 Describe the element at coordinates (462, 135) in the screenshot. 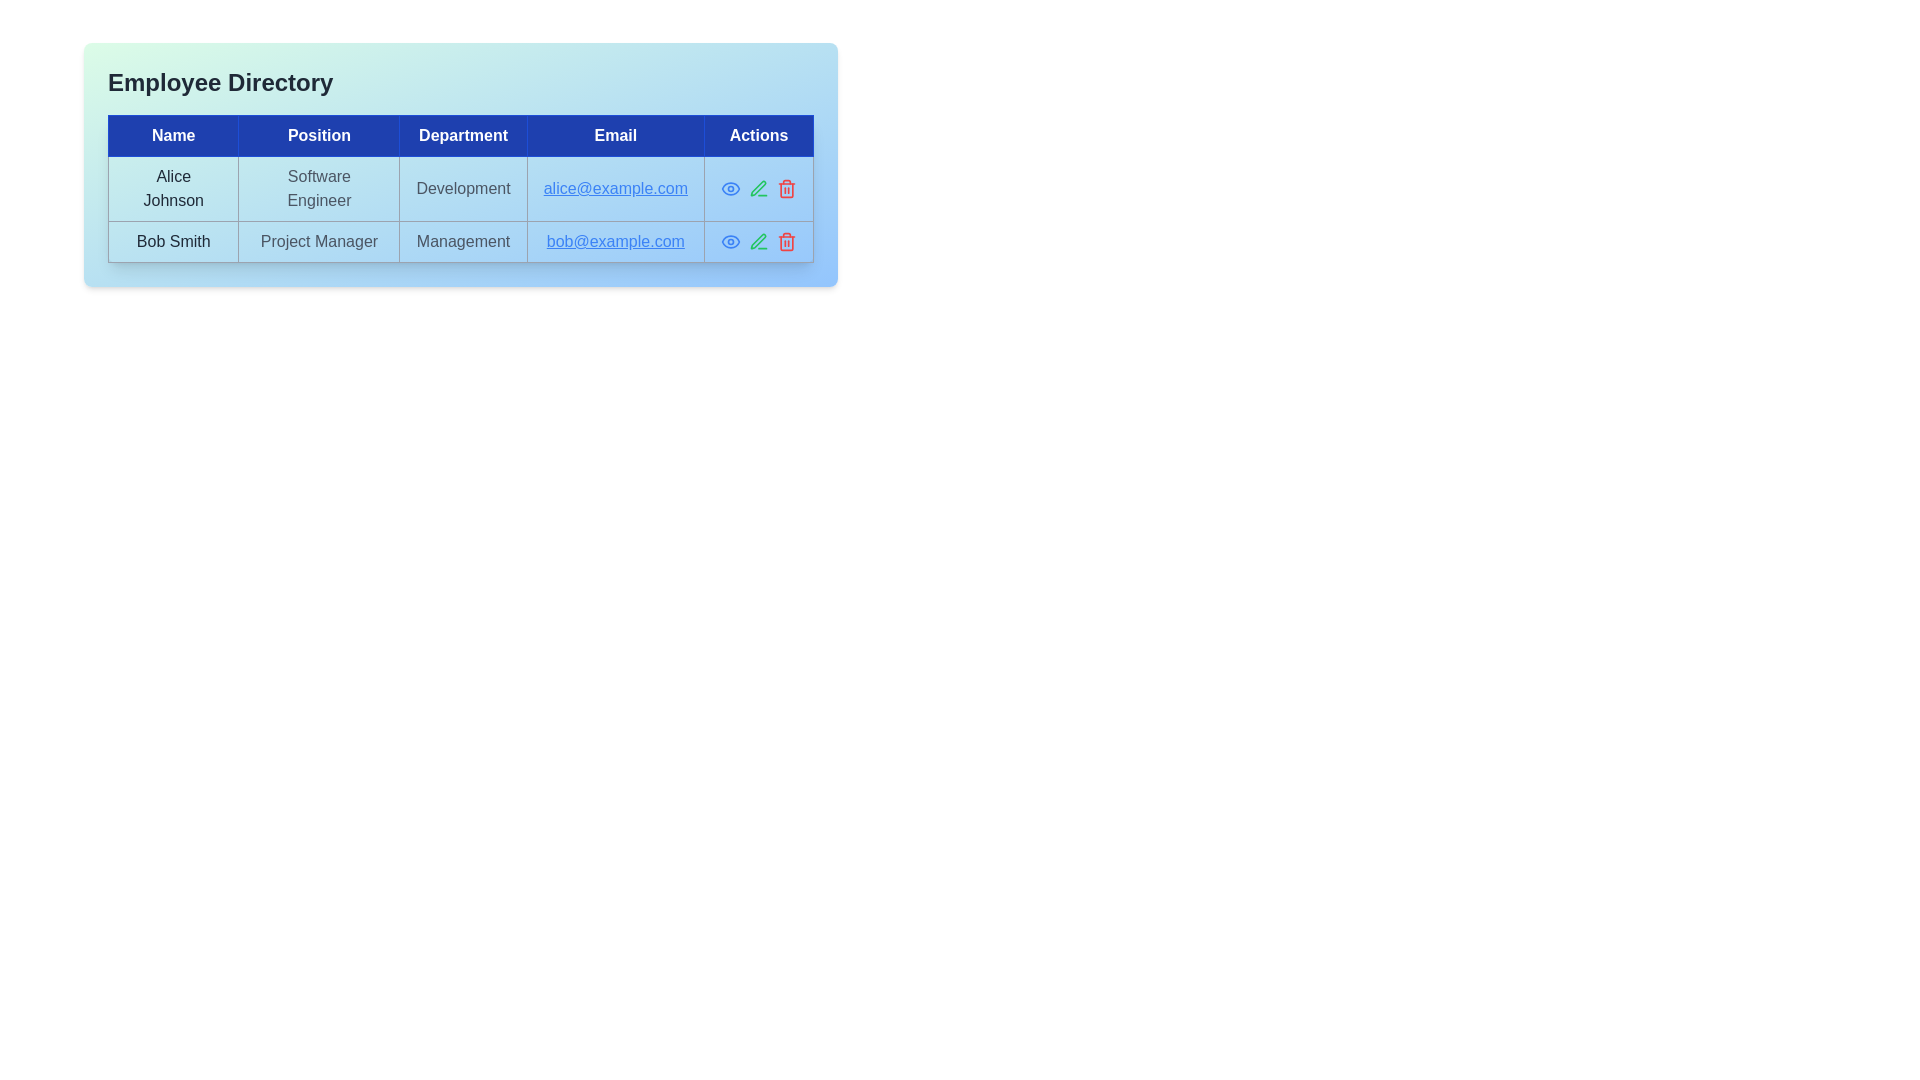

I see `the 'Department' header label in the table column, which is prominently displayed with bold white text on a blue background` at that location.